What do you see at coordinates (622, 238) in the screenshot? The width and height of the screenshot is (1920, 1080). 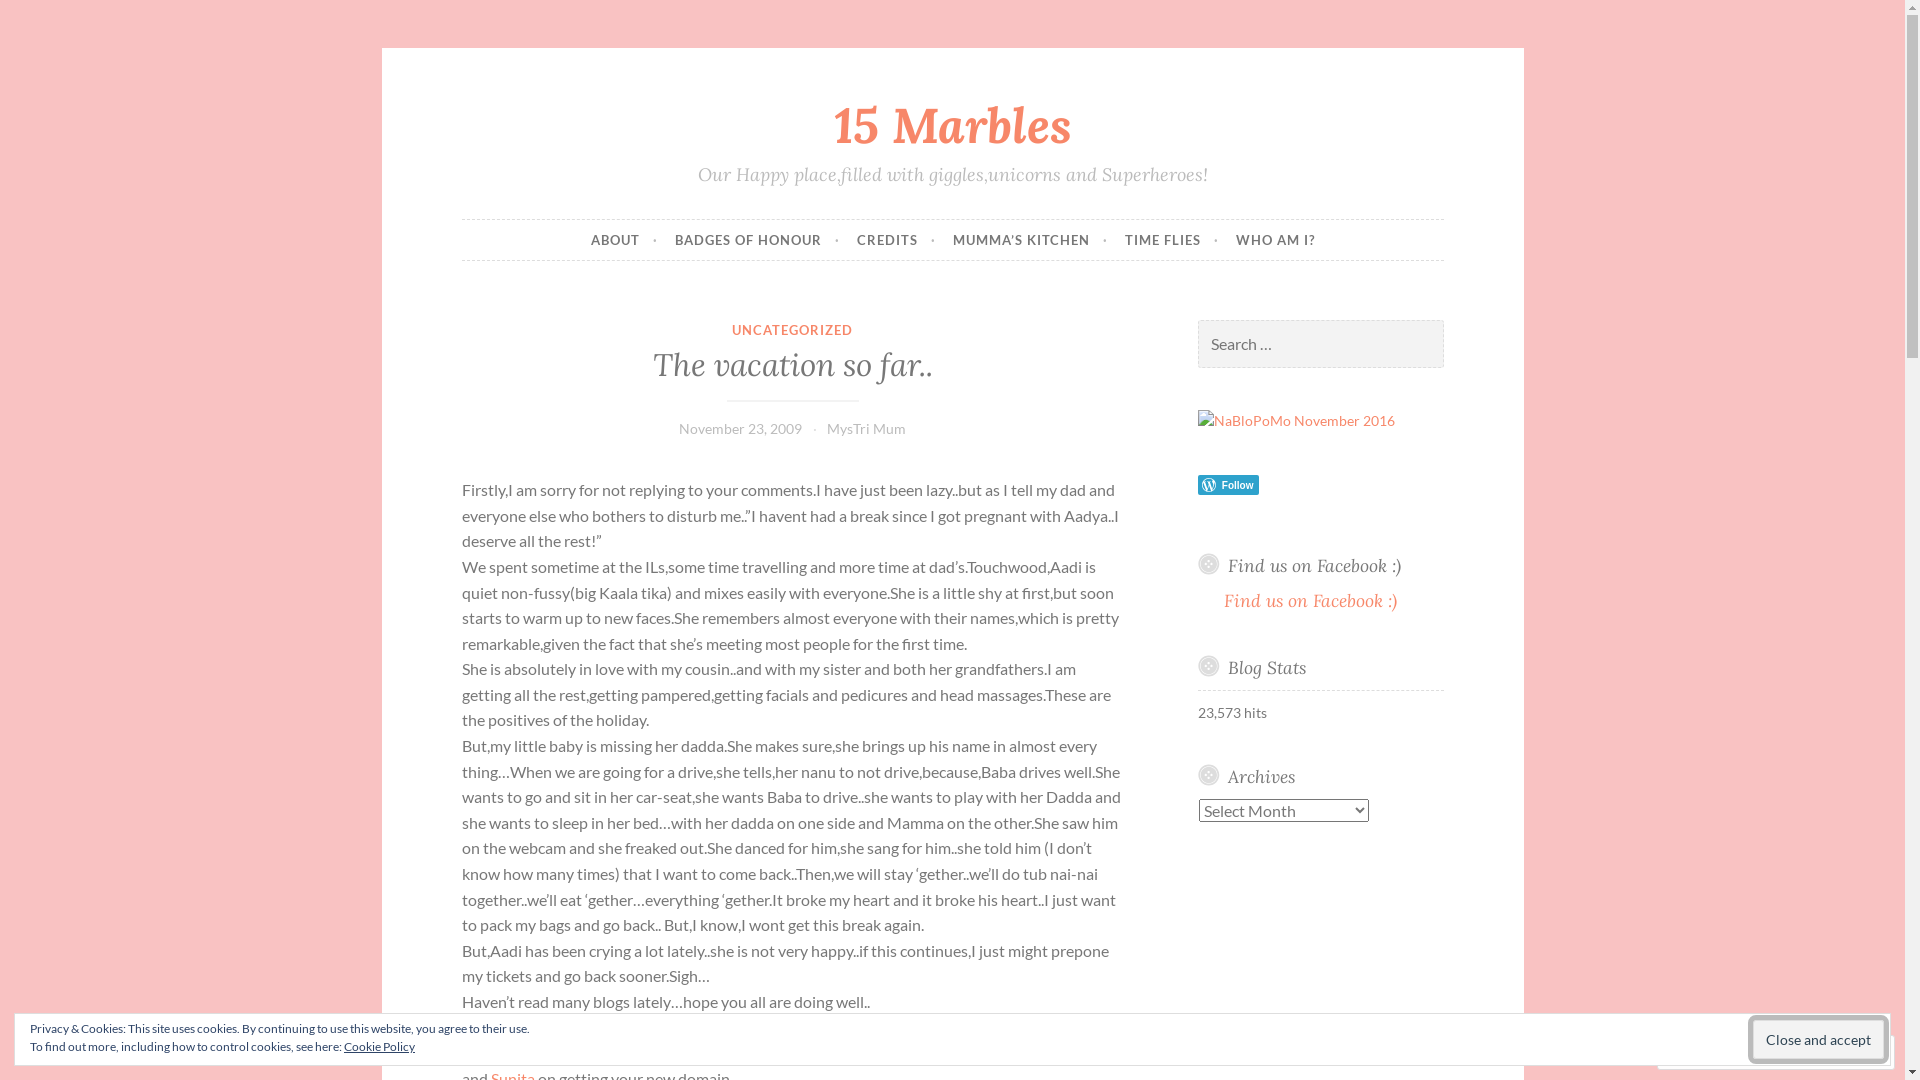 I see `'ABOUT'` at bounding box center [622, 238].